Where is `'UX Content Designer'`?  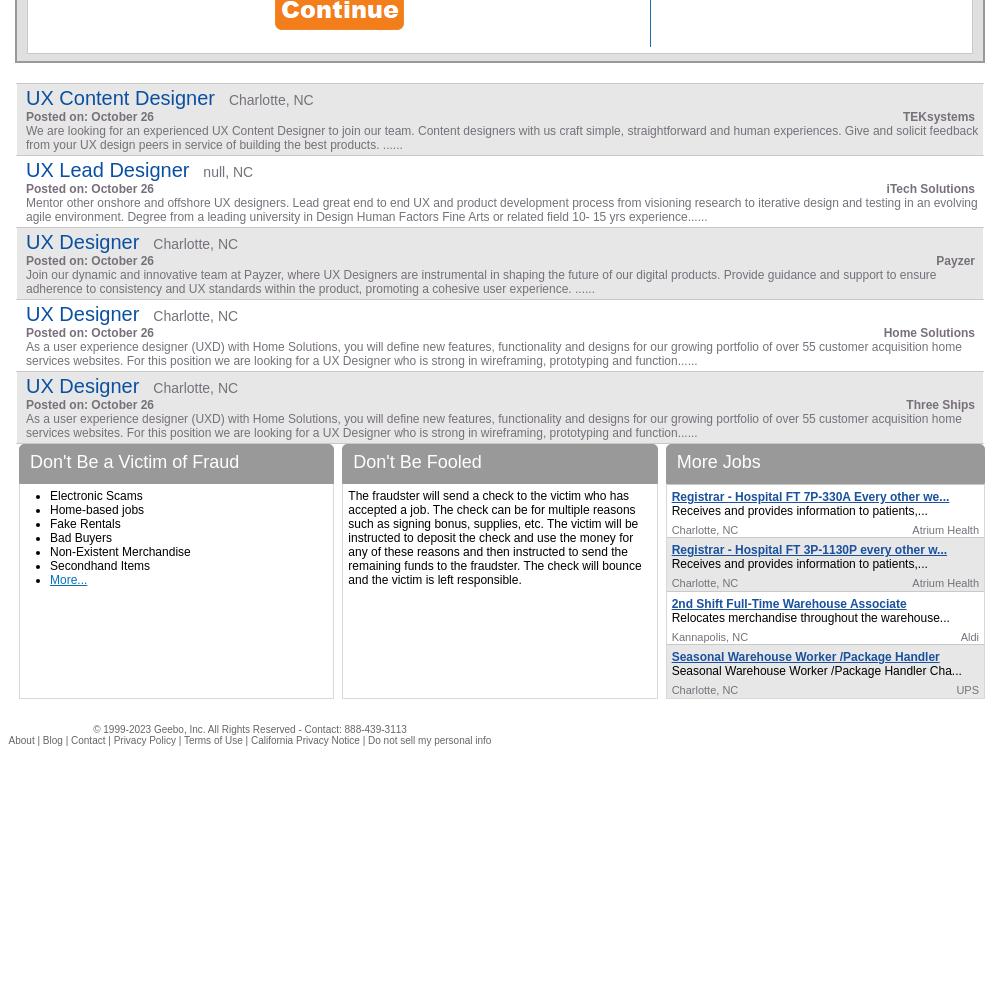
'UX Content Designer' is located at coordinates (119, 97).